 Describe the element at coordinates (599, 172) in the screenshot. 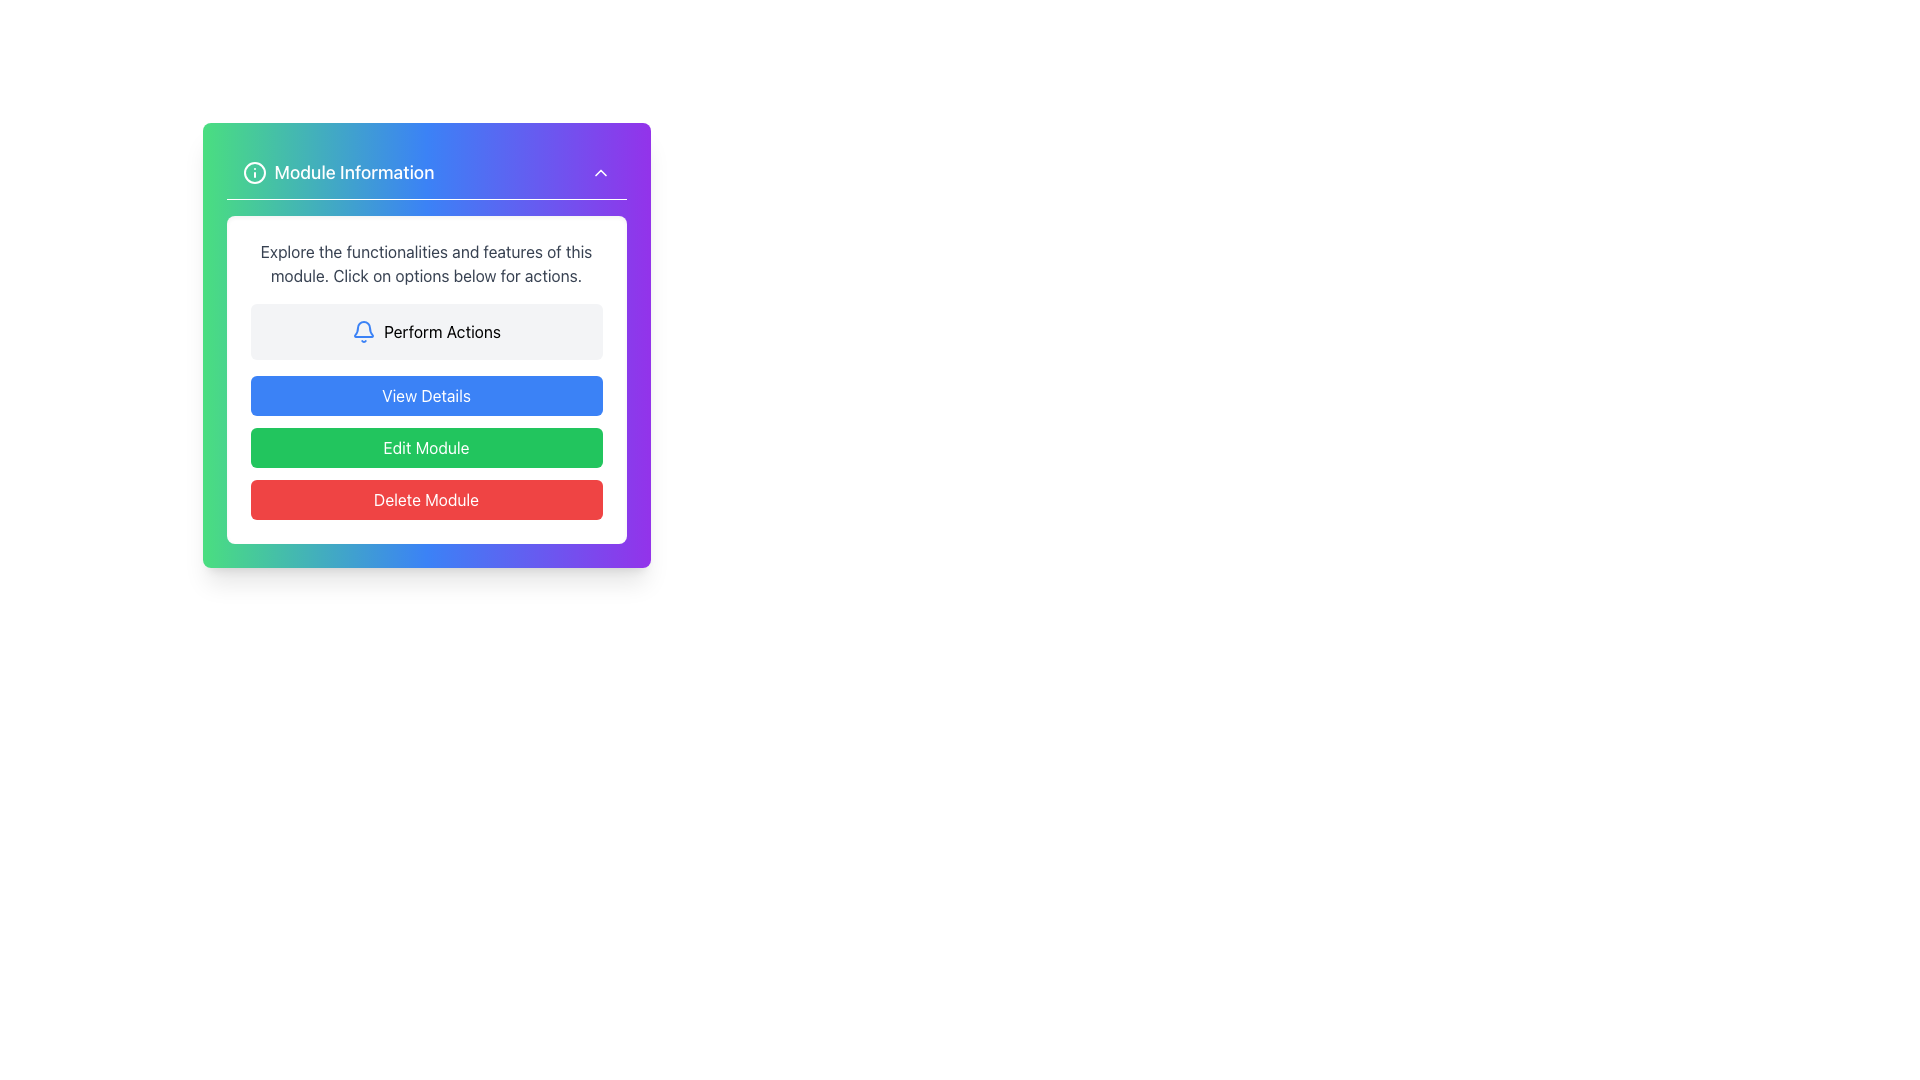

I see `the upward-pointing chevron icon located in the top-right corner of the 'Module Information' header` at that location.